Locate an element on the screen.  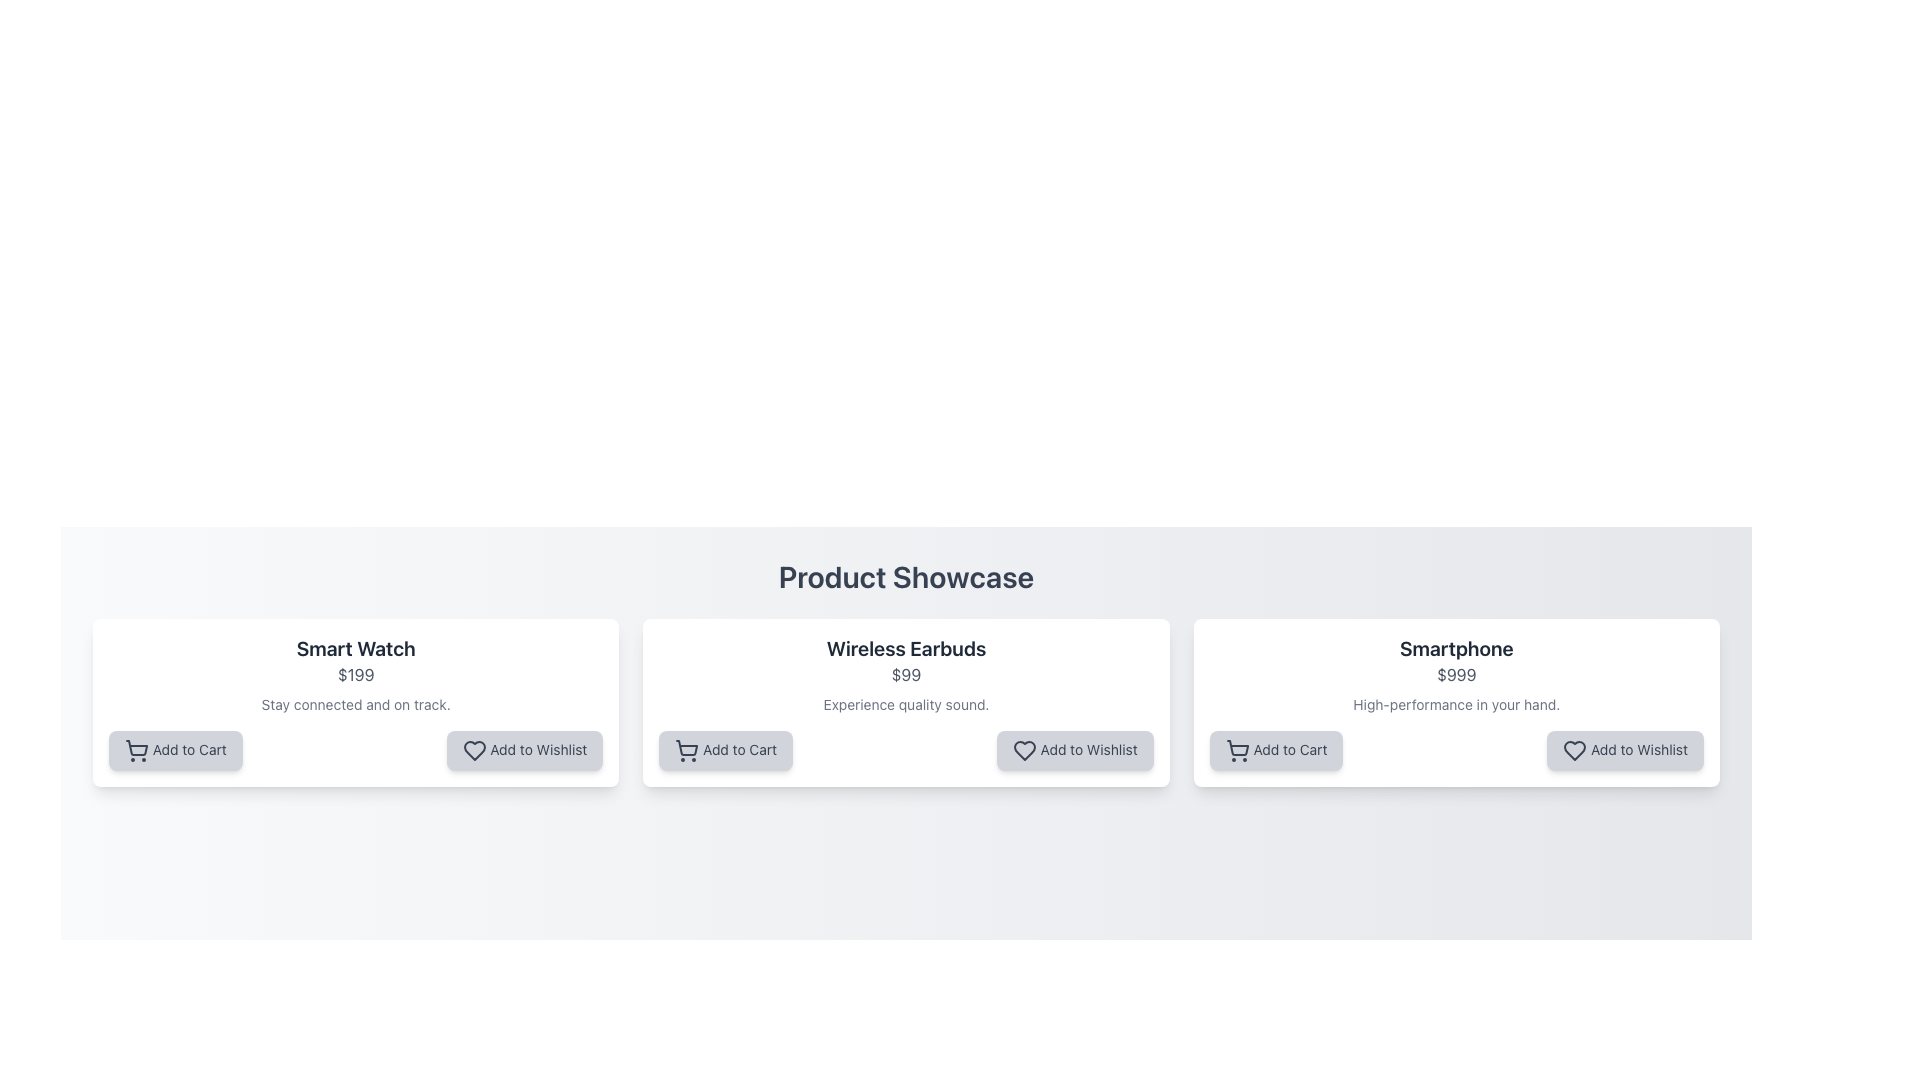
the 'Add to Cart' button, which is styled with a rounded rectangle shape, light-gray background, darker gray text color, and includes a shopping cart icon, located in the middle column under the 'Wireless Earbuds' product card is located at coordinates (725, 751).